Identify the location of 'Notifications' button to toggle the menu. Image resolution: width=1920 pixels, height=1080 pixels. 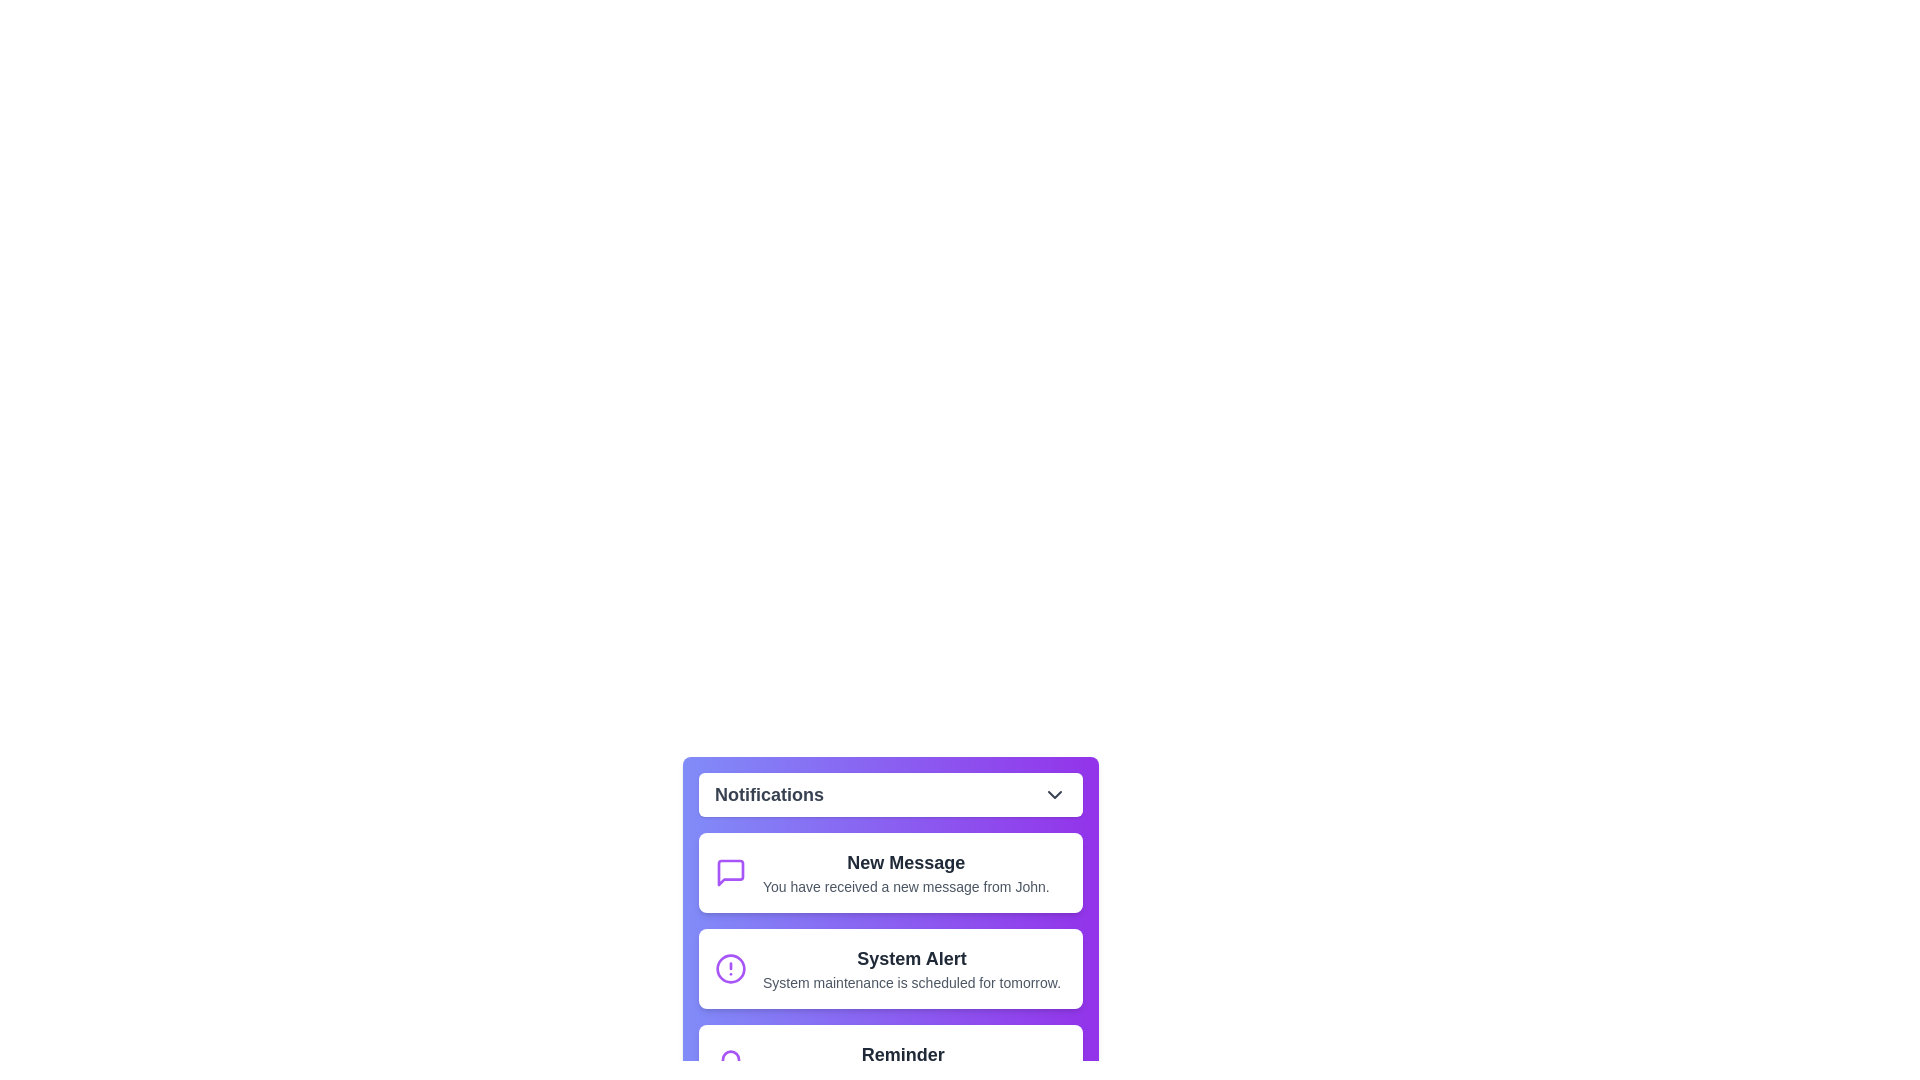
(890, 793).